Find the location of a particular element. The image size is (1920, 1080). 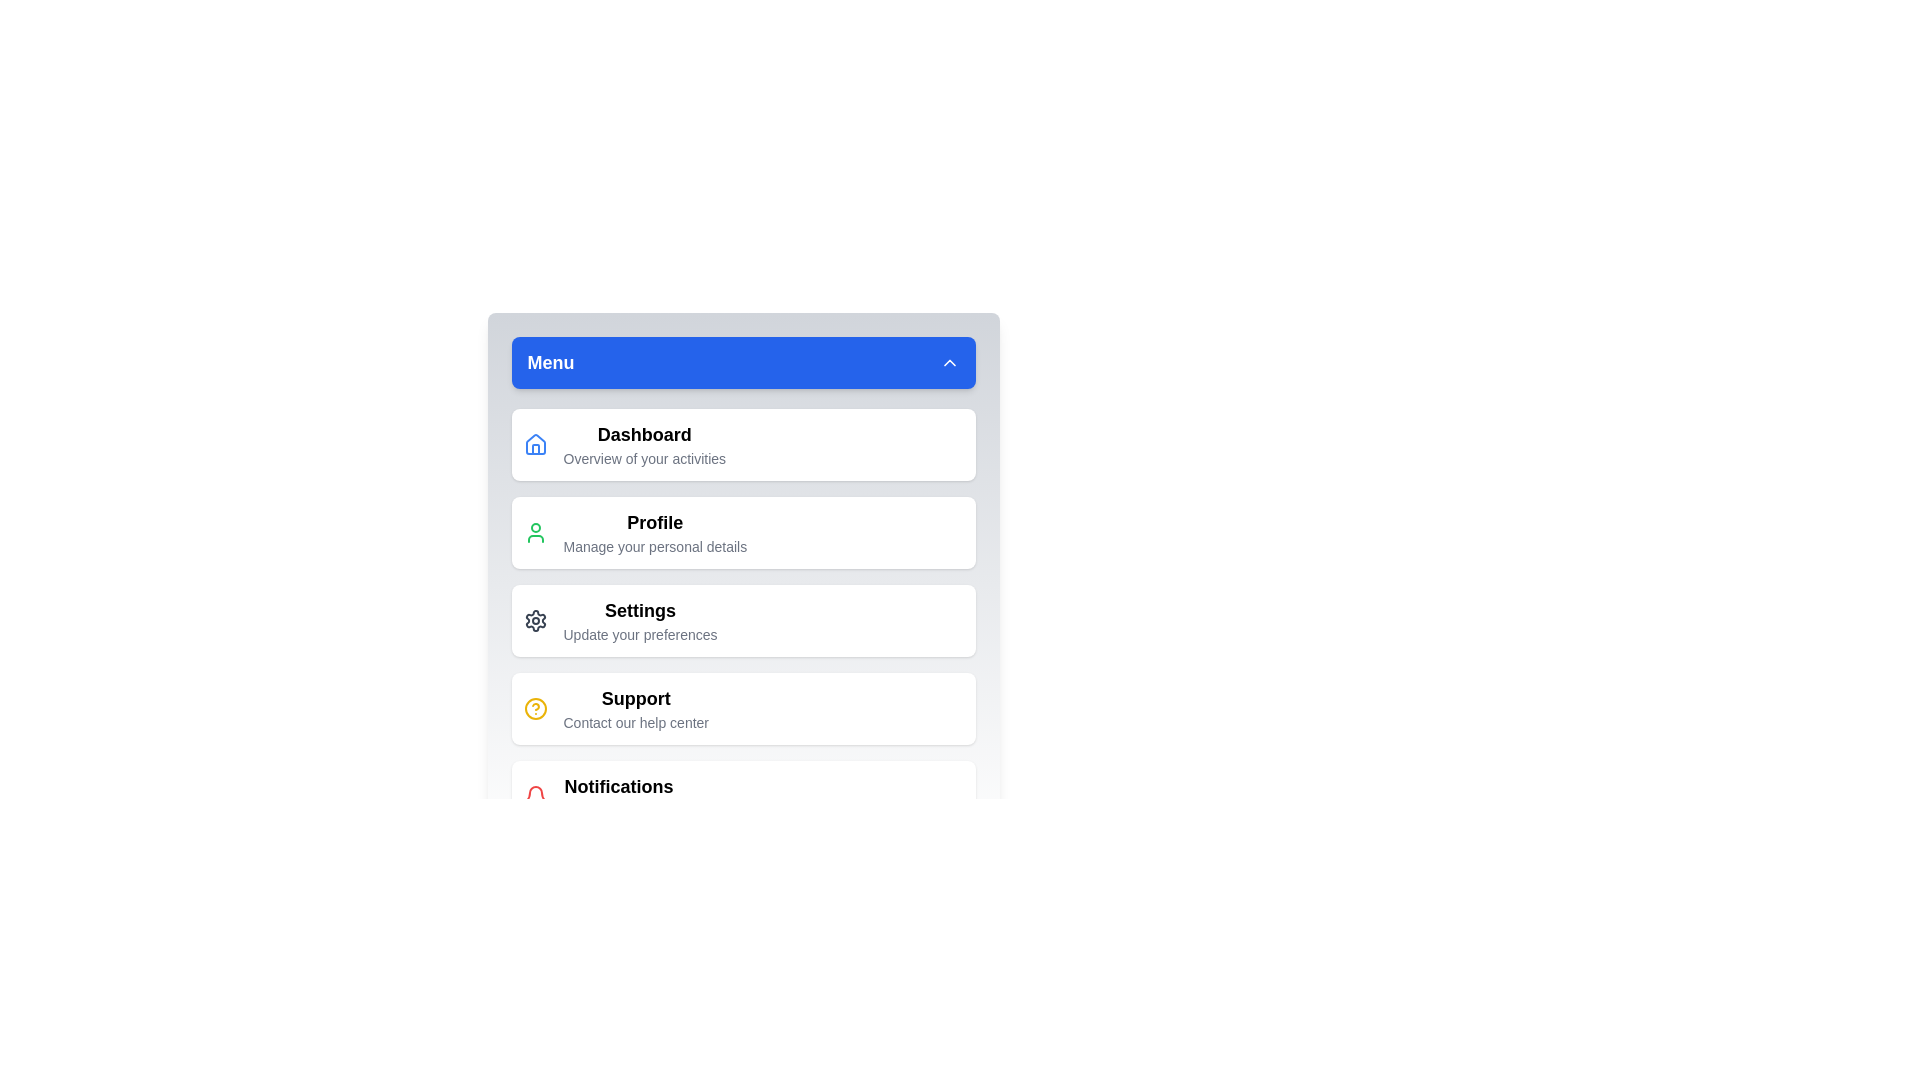

the notifications button, which is the fifth item in the vertical list of menu options, located between the 'Support' option and the following elements is located at coordinates (742, 796).